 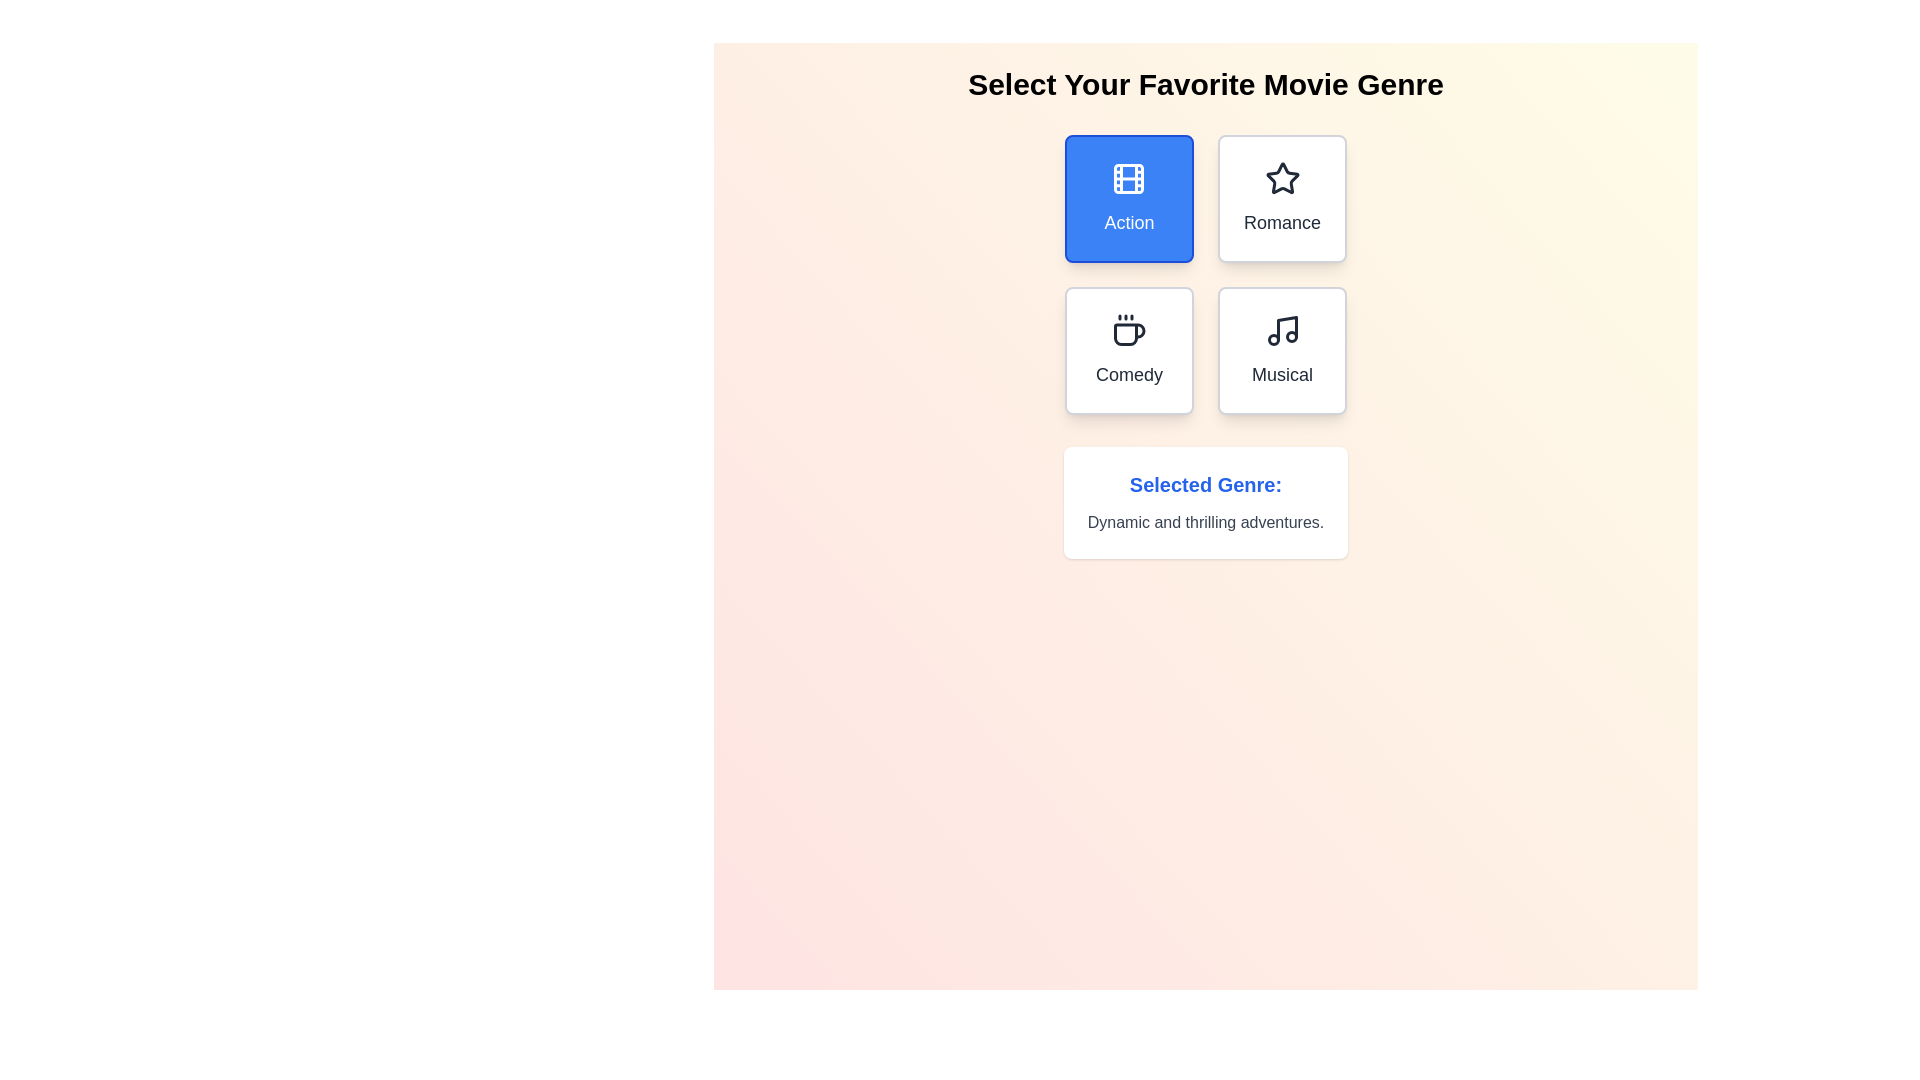 What do you see at coordinates (1282, 350) in the screenshot?
I see `the button corresponding to the genre Musical to select it` at bounding box center [1282, 350].